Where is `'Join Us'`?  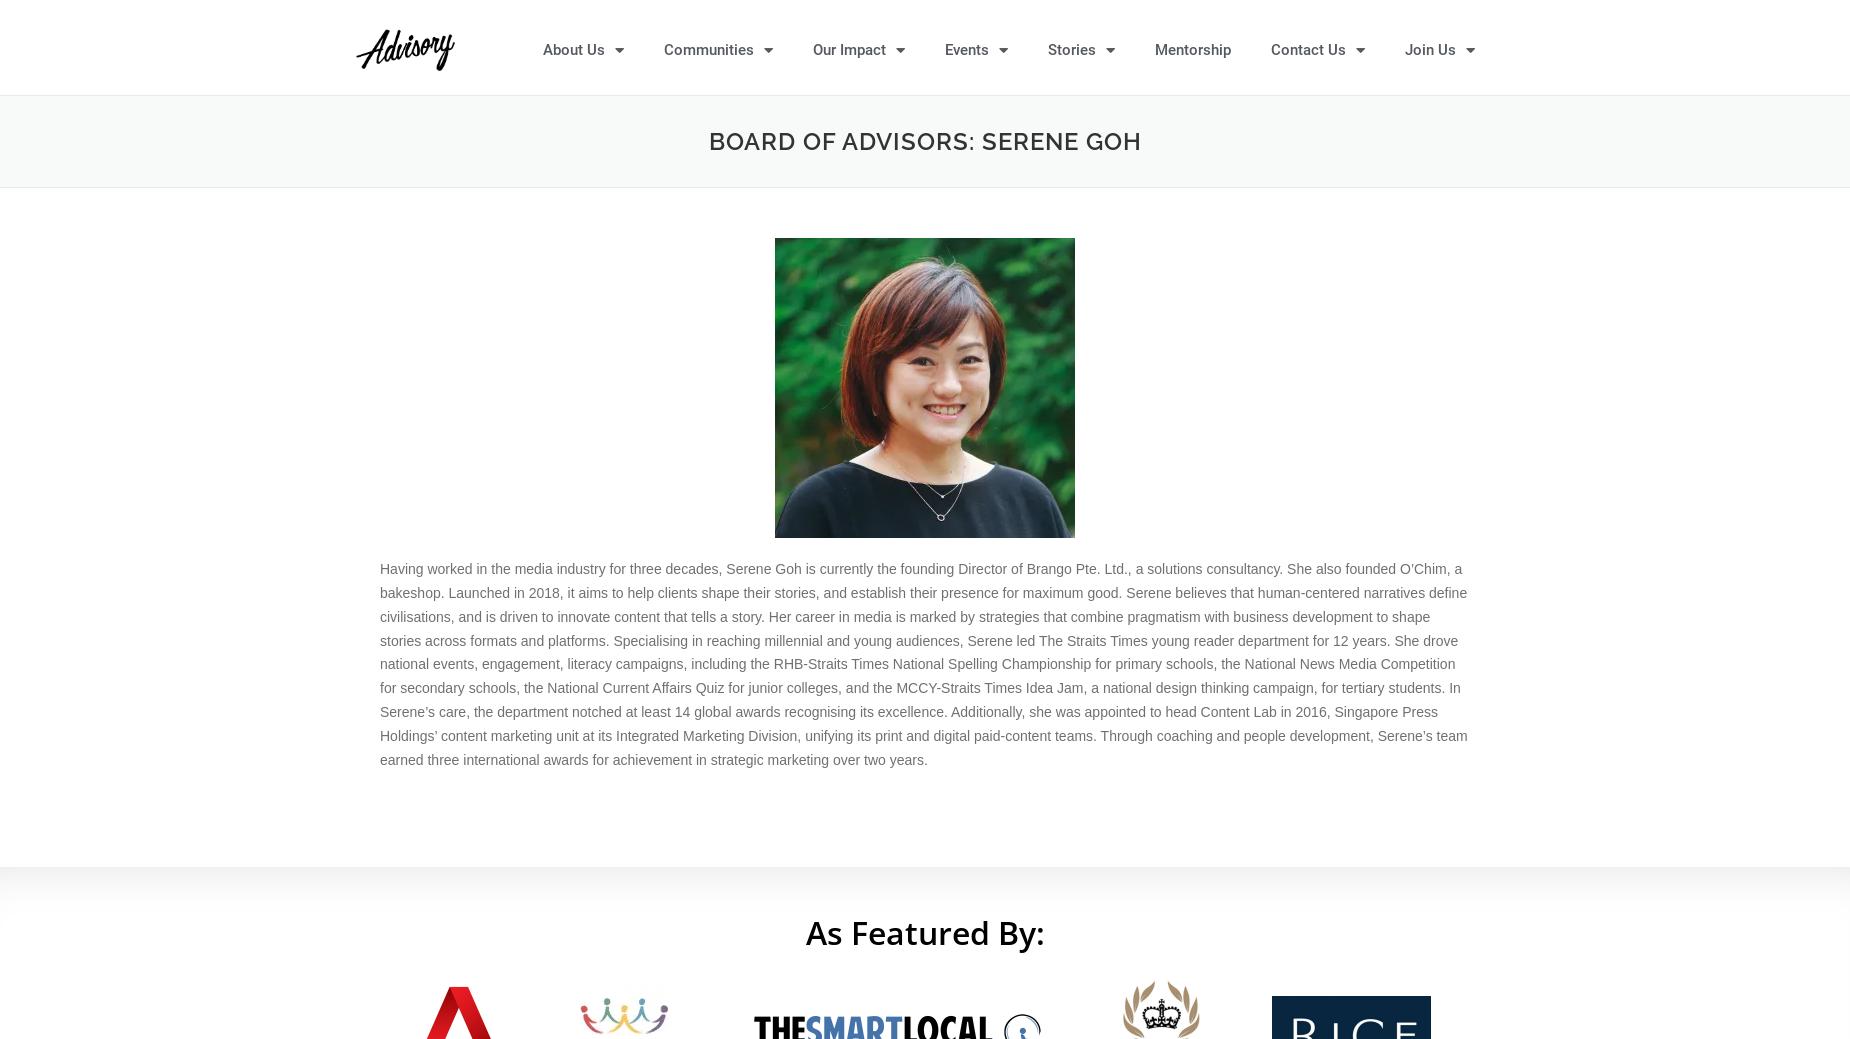
'Join Us' is located at coordinates (1429, 48).